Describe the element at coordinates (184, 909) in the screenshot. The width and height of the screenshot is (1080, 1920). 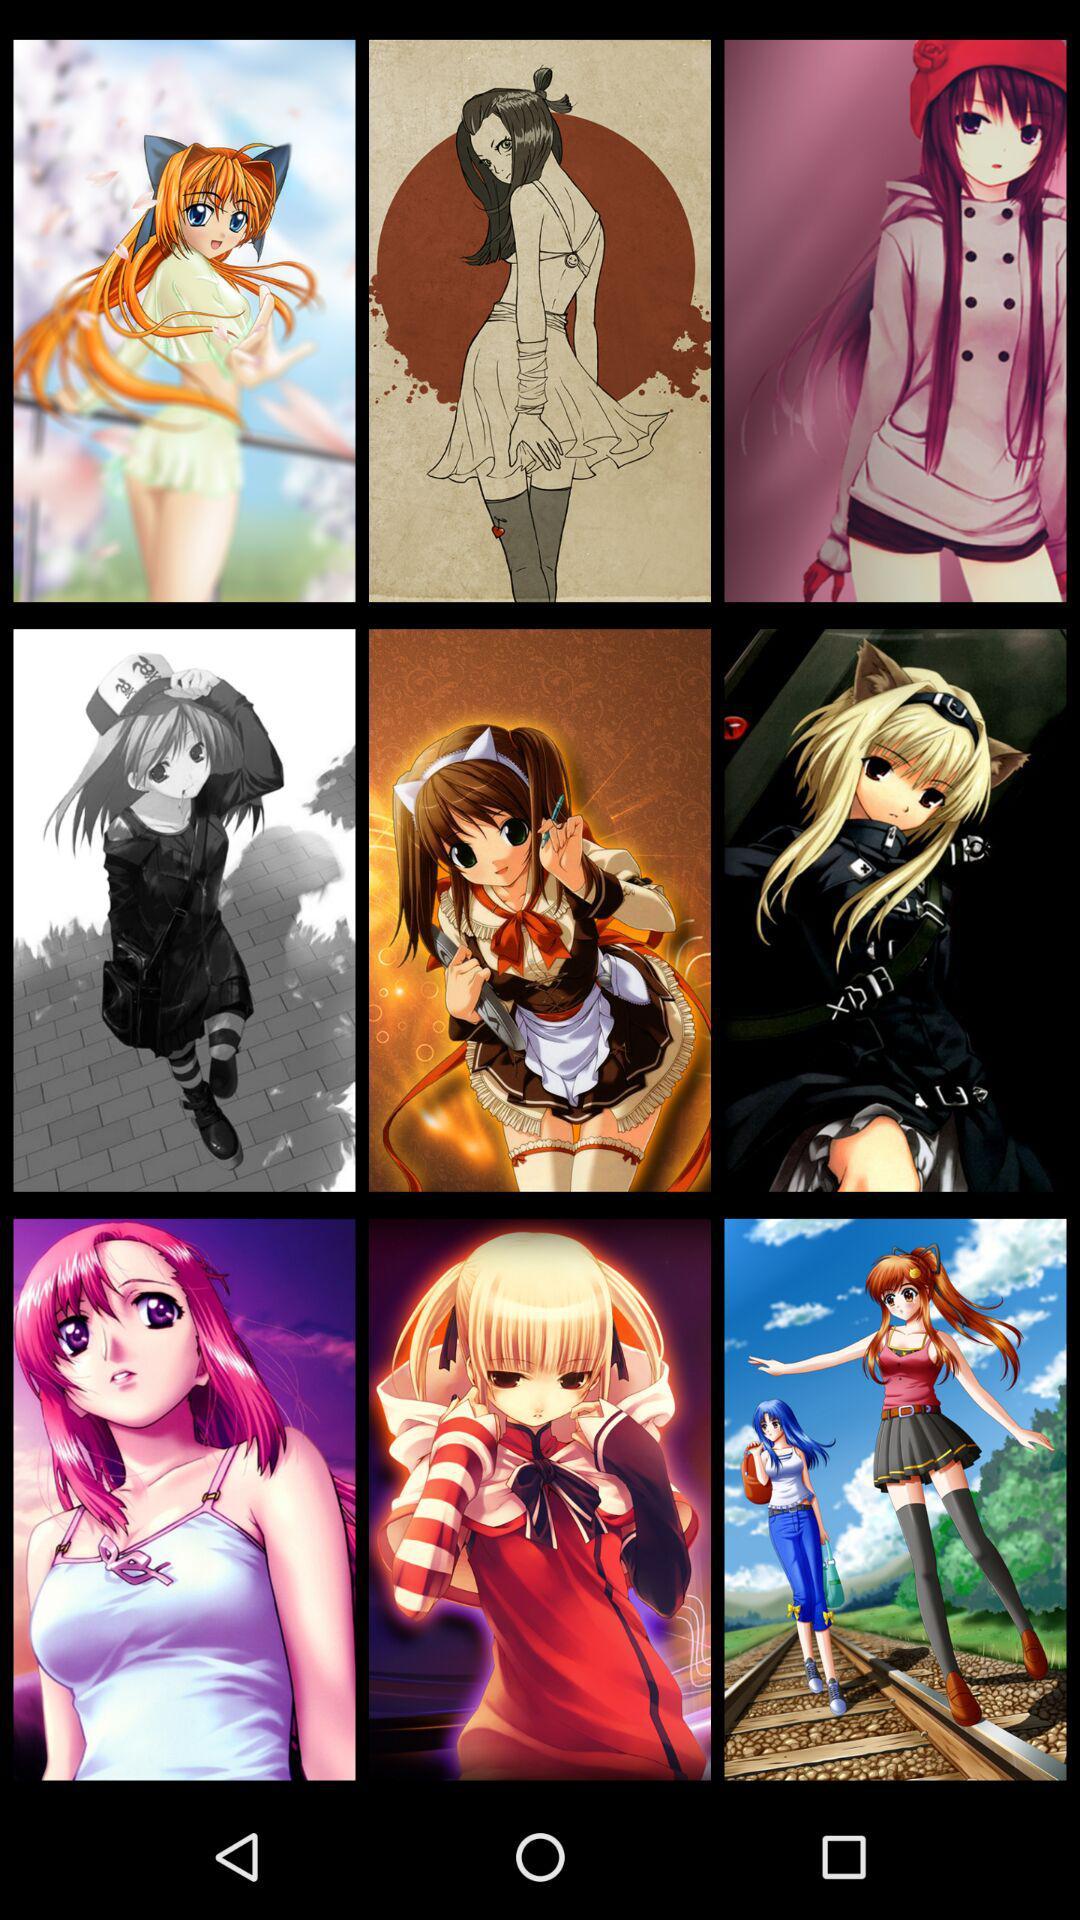
I see `open this image` at that location.